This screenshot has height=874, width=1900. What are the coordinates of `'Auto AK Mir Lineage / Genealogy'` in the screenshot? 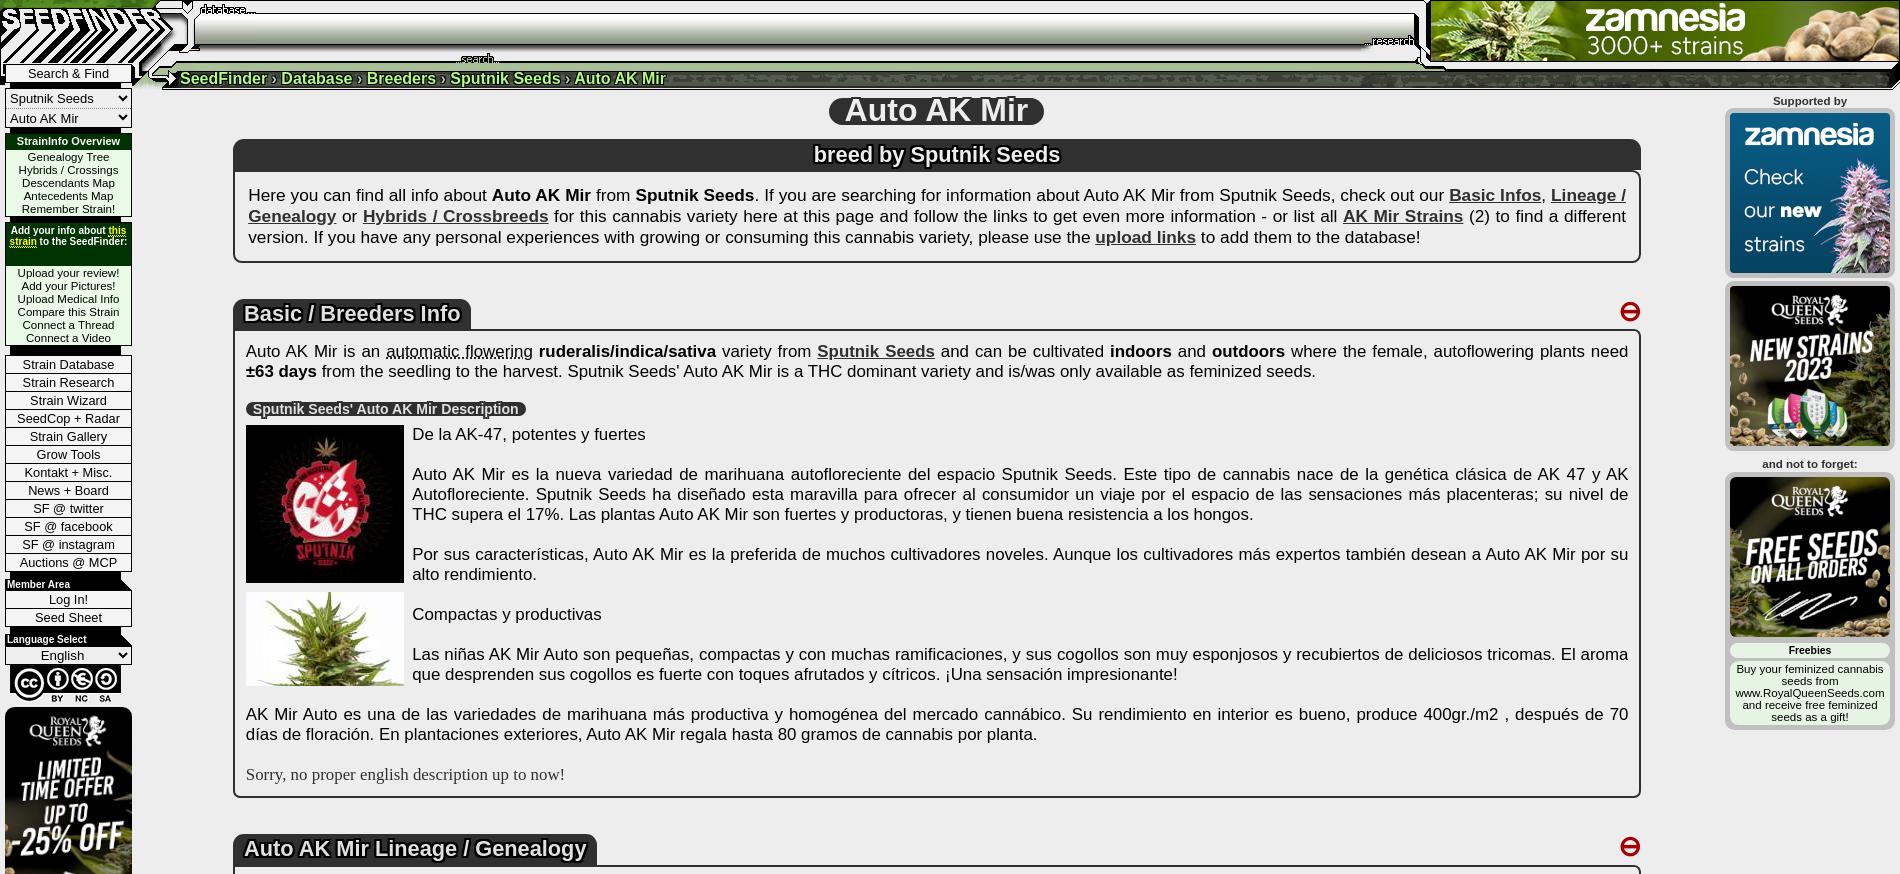 It's located at (413, 848).